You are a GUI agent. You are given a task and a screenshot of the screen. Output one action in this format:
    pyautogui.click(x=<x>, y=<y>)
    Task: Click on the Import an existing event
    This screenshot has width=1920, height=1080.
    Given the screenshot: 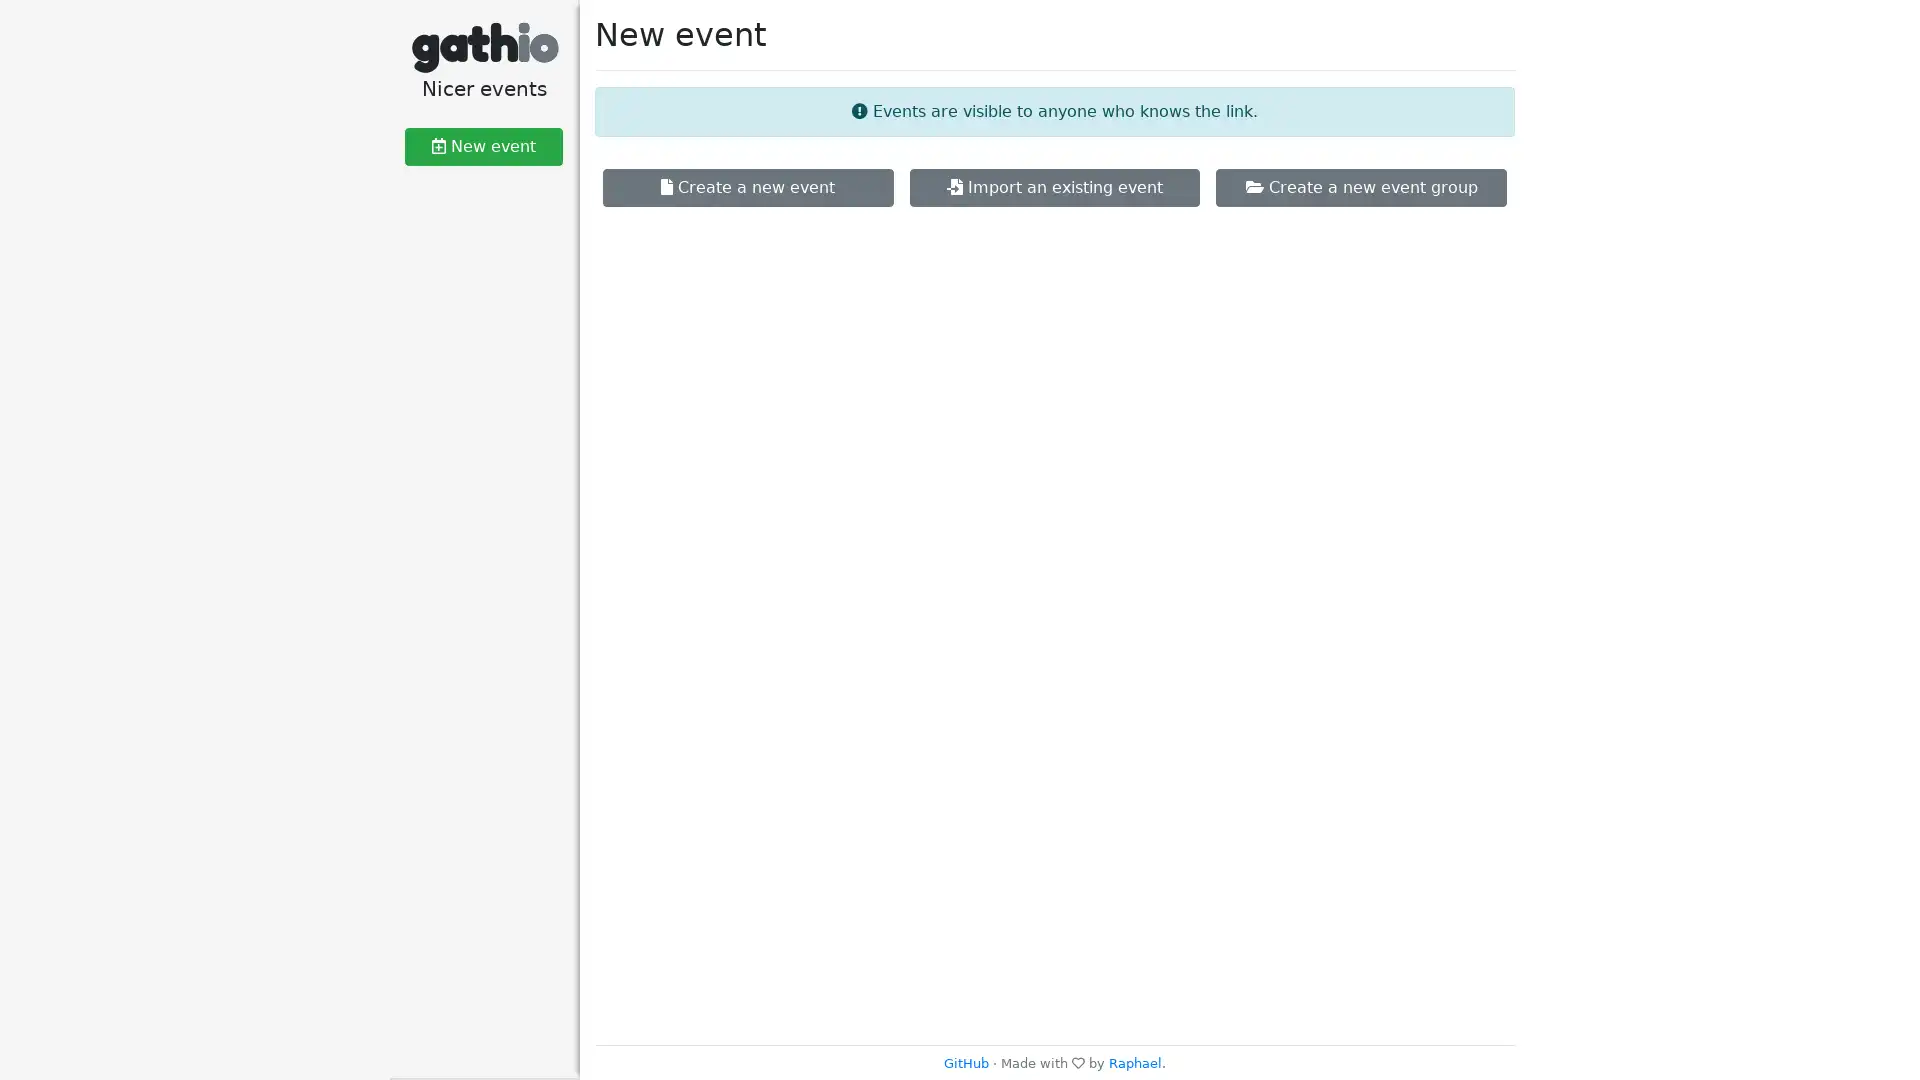 What is the action you would take?
    pyautogui.click(x=1053, y=188)
    